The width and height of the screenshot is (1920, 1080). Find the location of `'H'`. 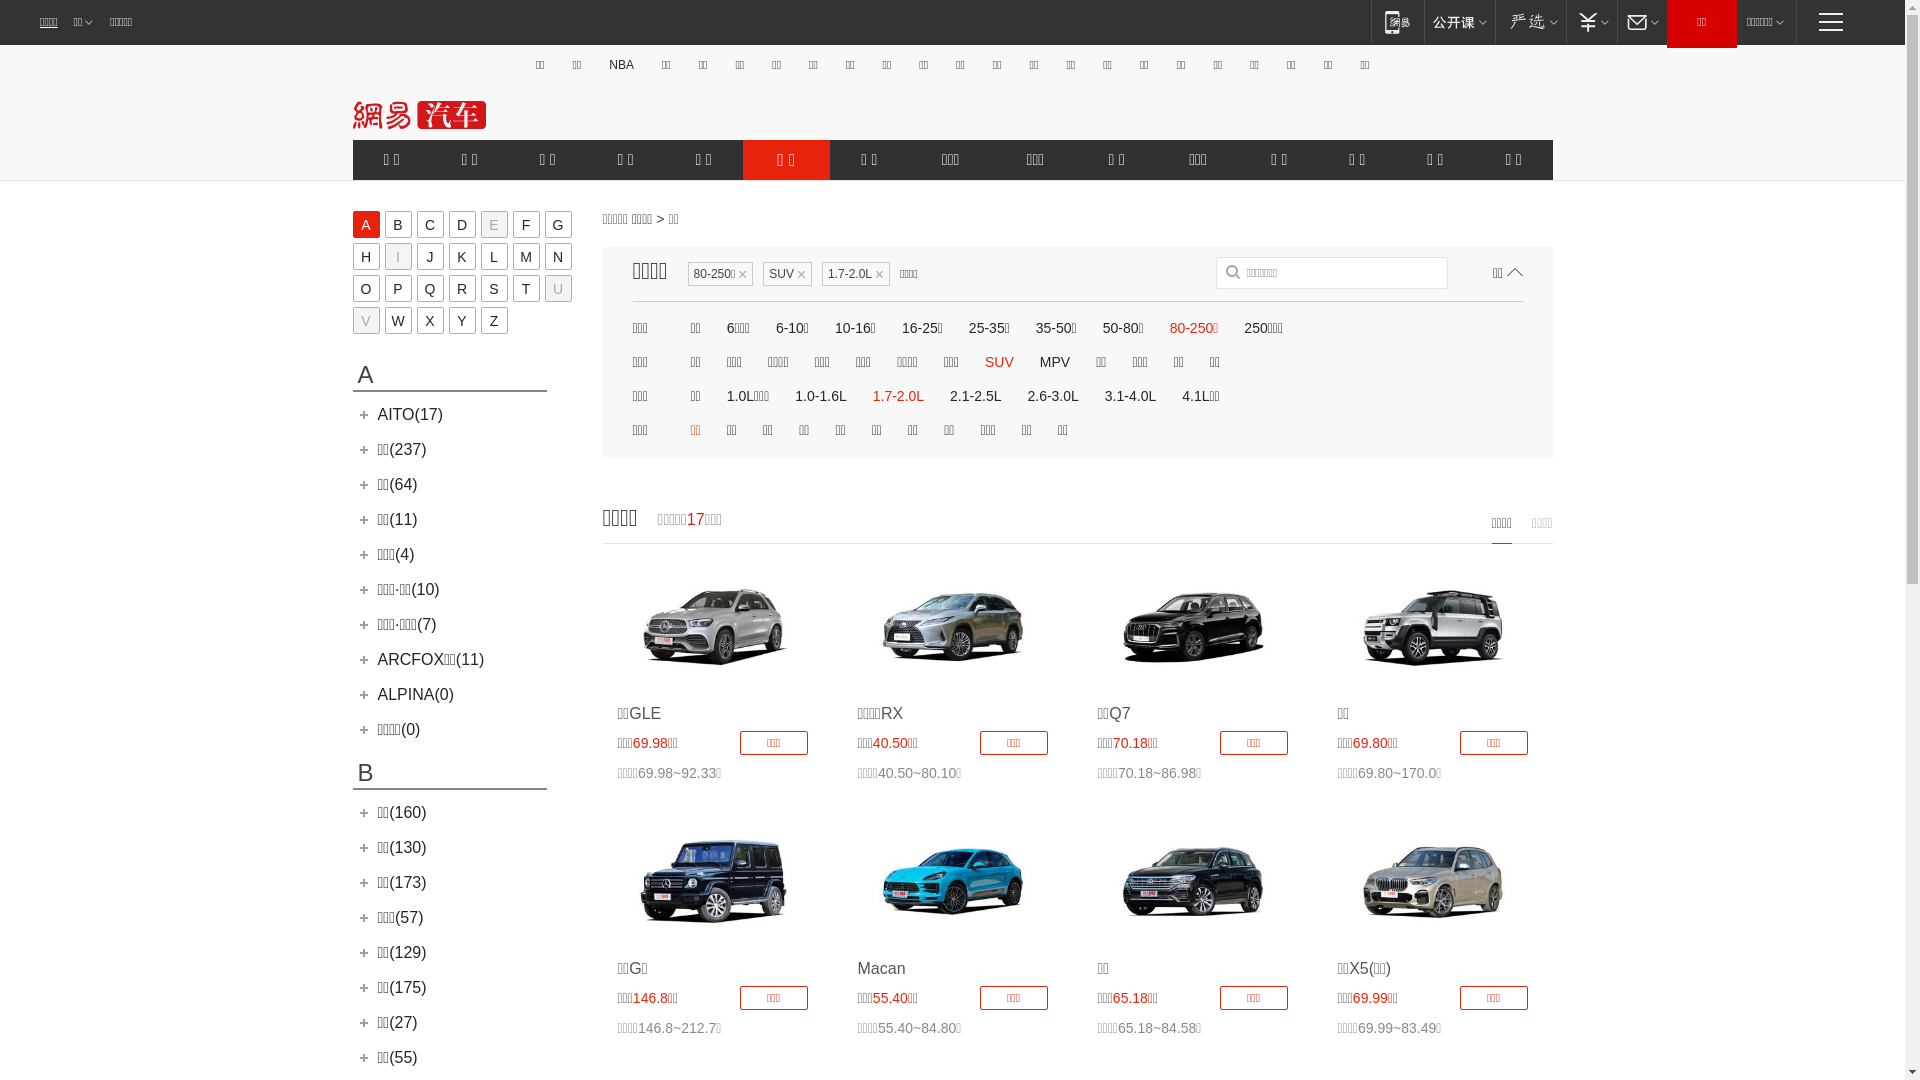

'H' is located at coordinates (365, 255).